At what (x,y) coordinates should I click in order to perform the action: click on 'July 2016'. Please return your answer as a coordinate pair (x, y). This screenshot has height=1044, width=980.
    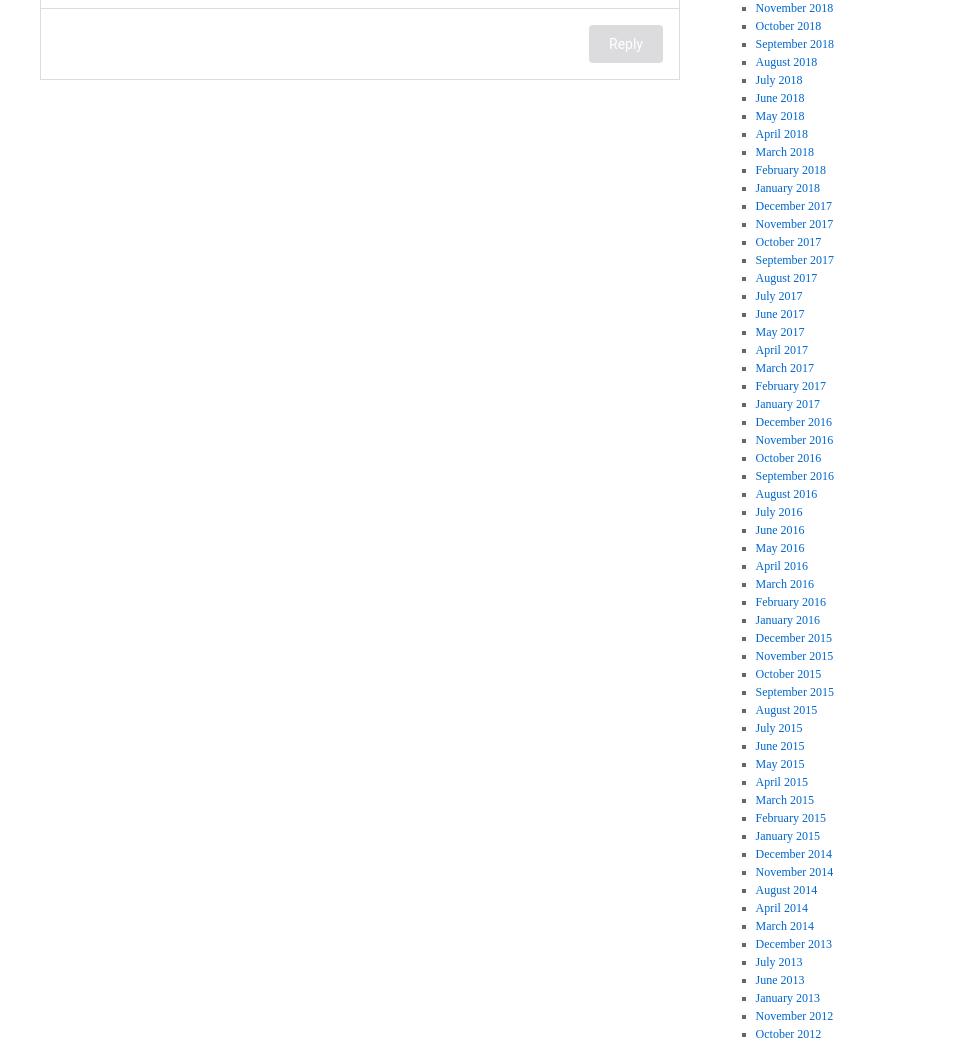
    Looking at the image, I should click on (778, 511).